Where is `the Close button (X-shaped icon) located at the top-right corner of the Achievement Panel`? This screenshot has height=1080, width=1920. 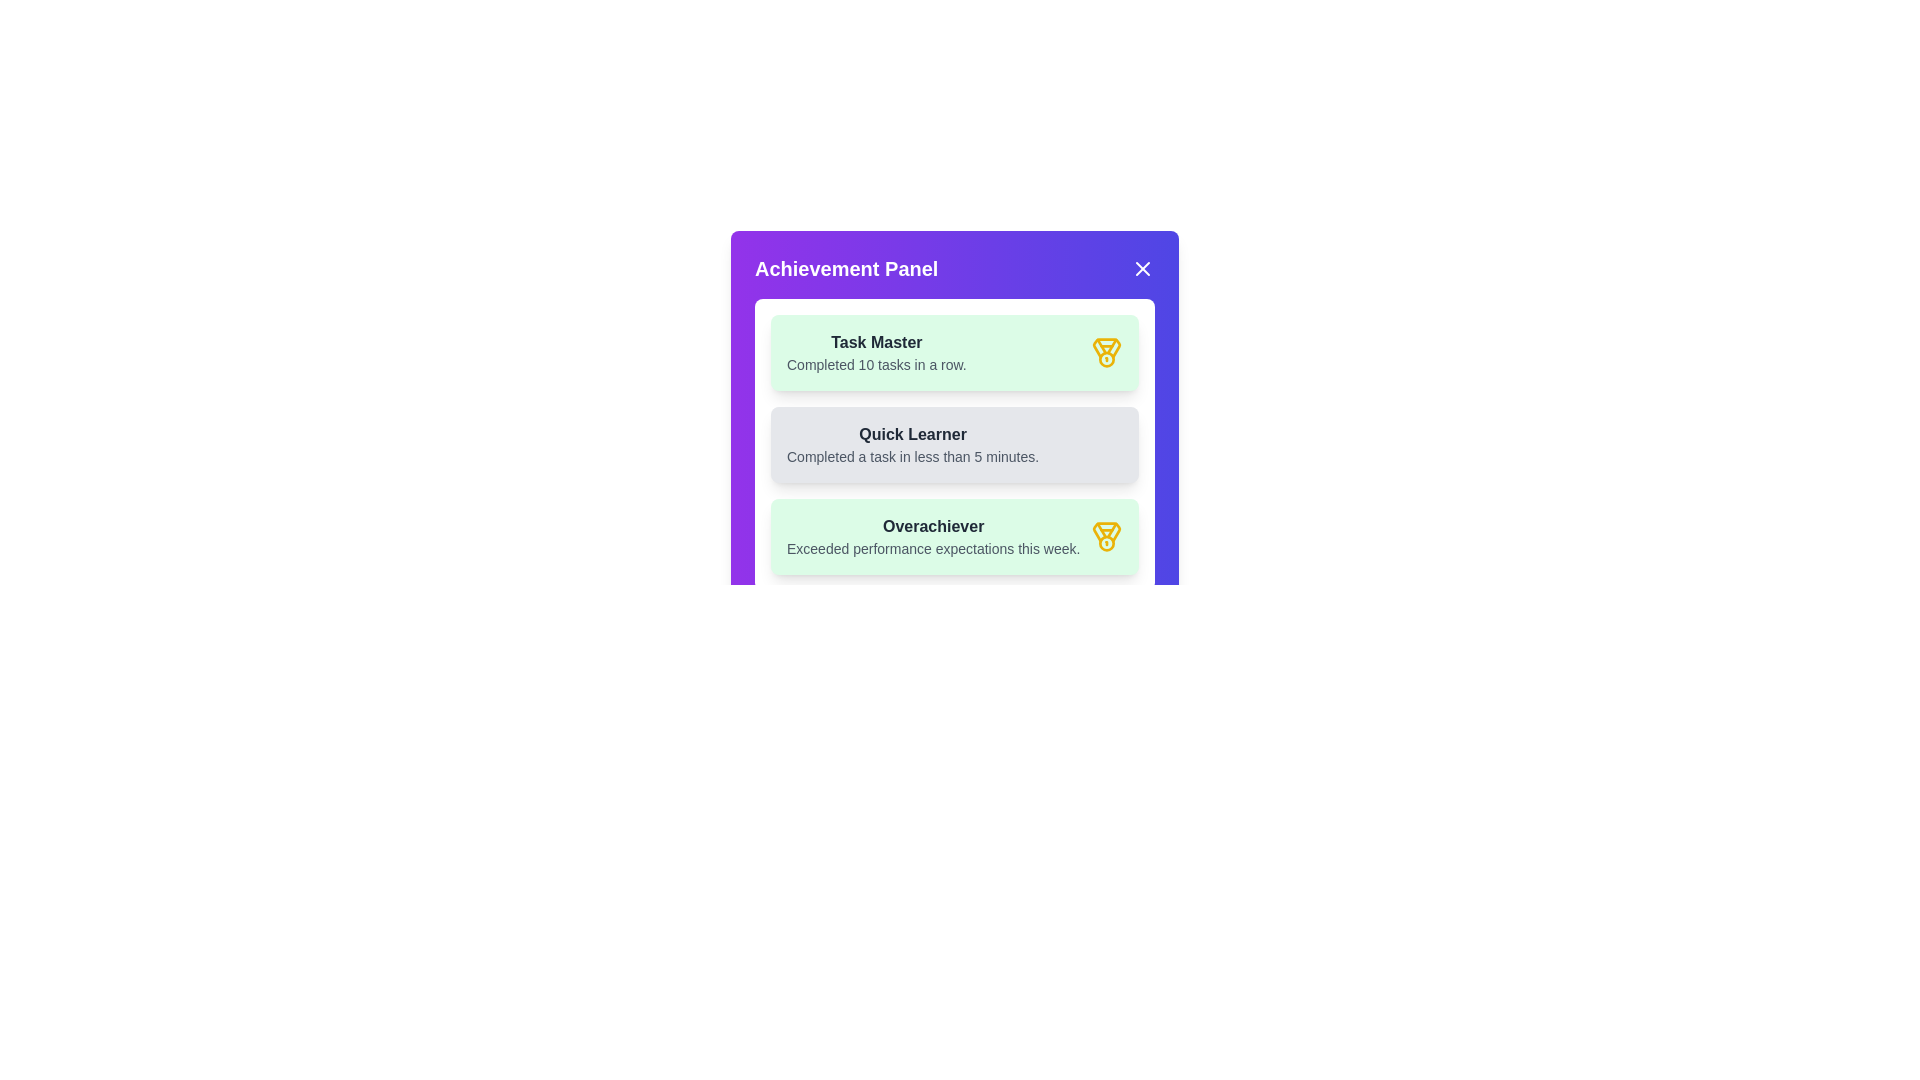
the Close button (X-shaped icon) located at the top-right corner of the Achievement Panel is located at coordinates (1142, 268).